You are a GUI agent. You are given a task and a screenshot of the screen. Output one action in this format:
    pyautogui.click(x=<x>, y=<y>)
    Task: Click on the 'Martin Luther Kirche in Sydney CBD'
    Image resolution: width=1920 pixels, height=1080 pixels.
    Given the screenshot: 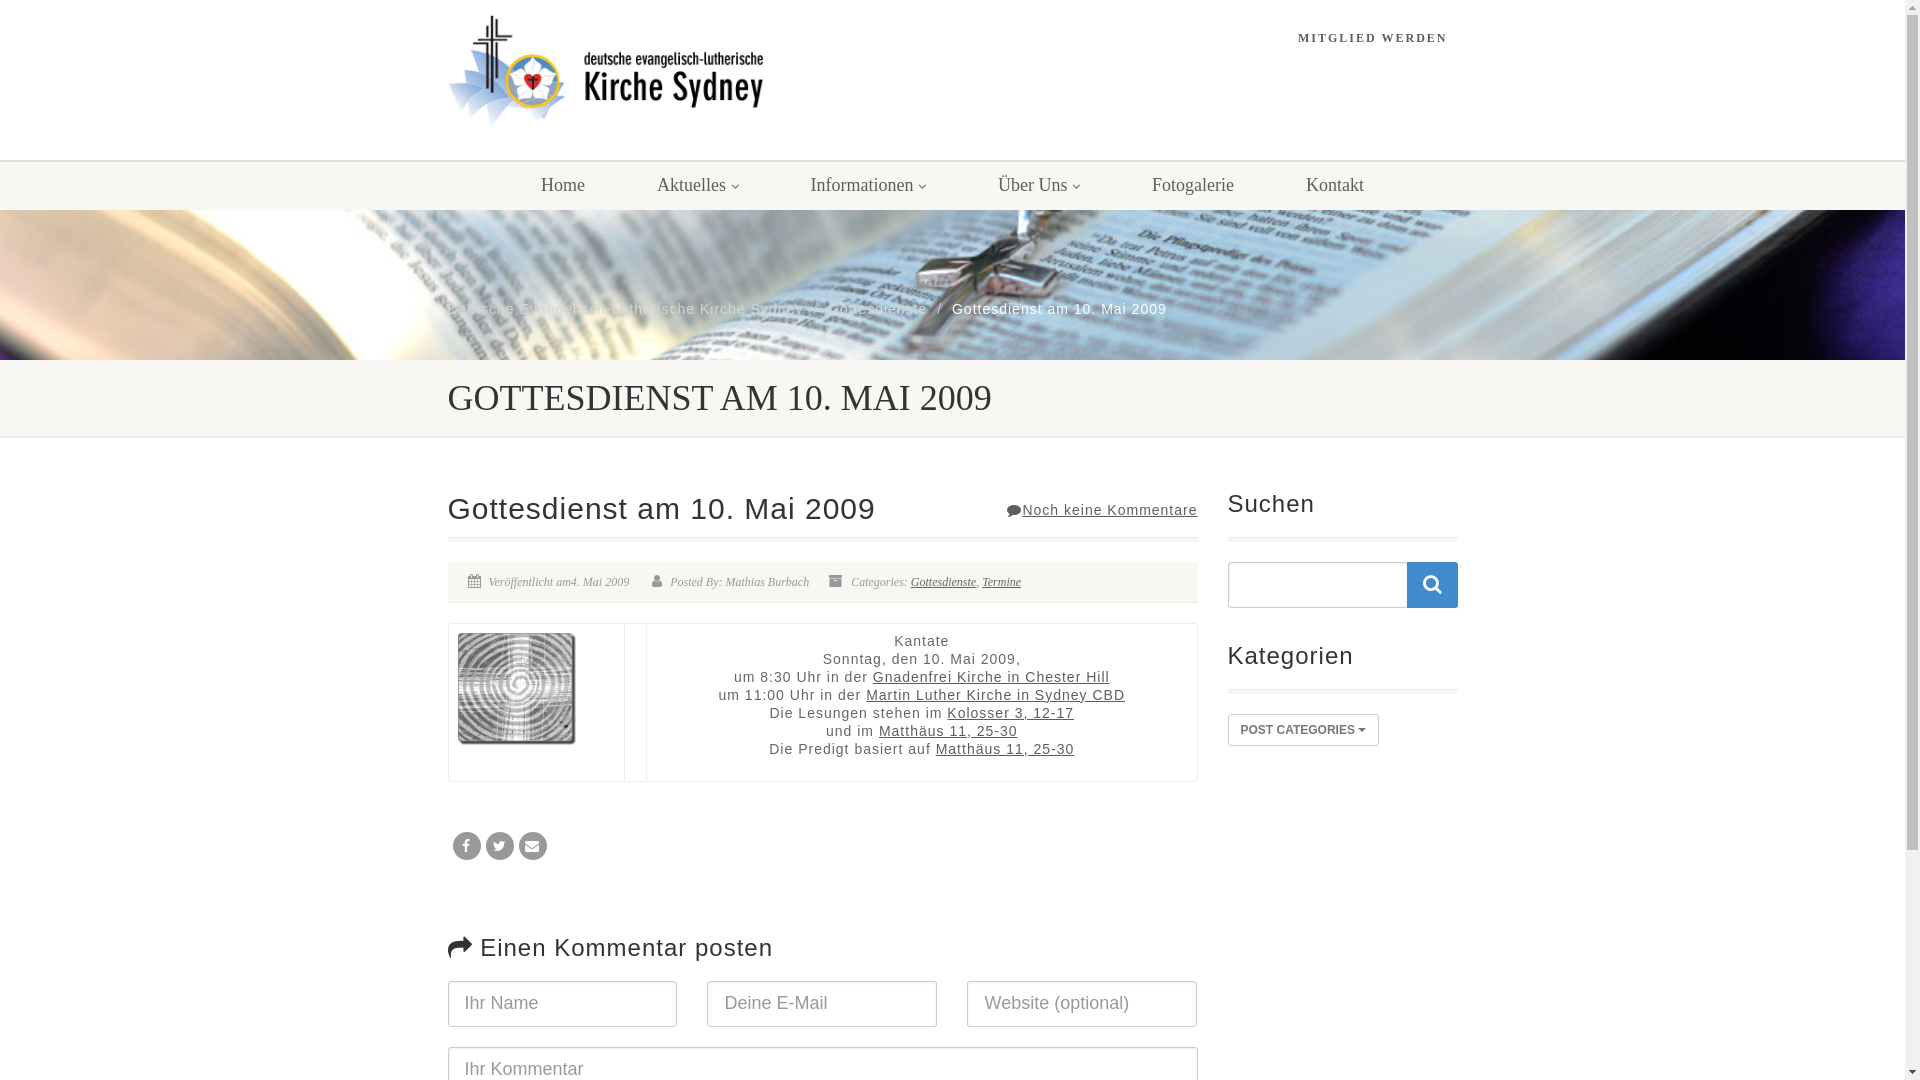 What is the action you would take?
    pyautogui.click(x=995, y=693)
    